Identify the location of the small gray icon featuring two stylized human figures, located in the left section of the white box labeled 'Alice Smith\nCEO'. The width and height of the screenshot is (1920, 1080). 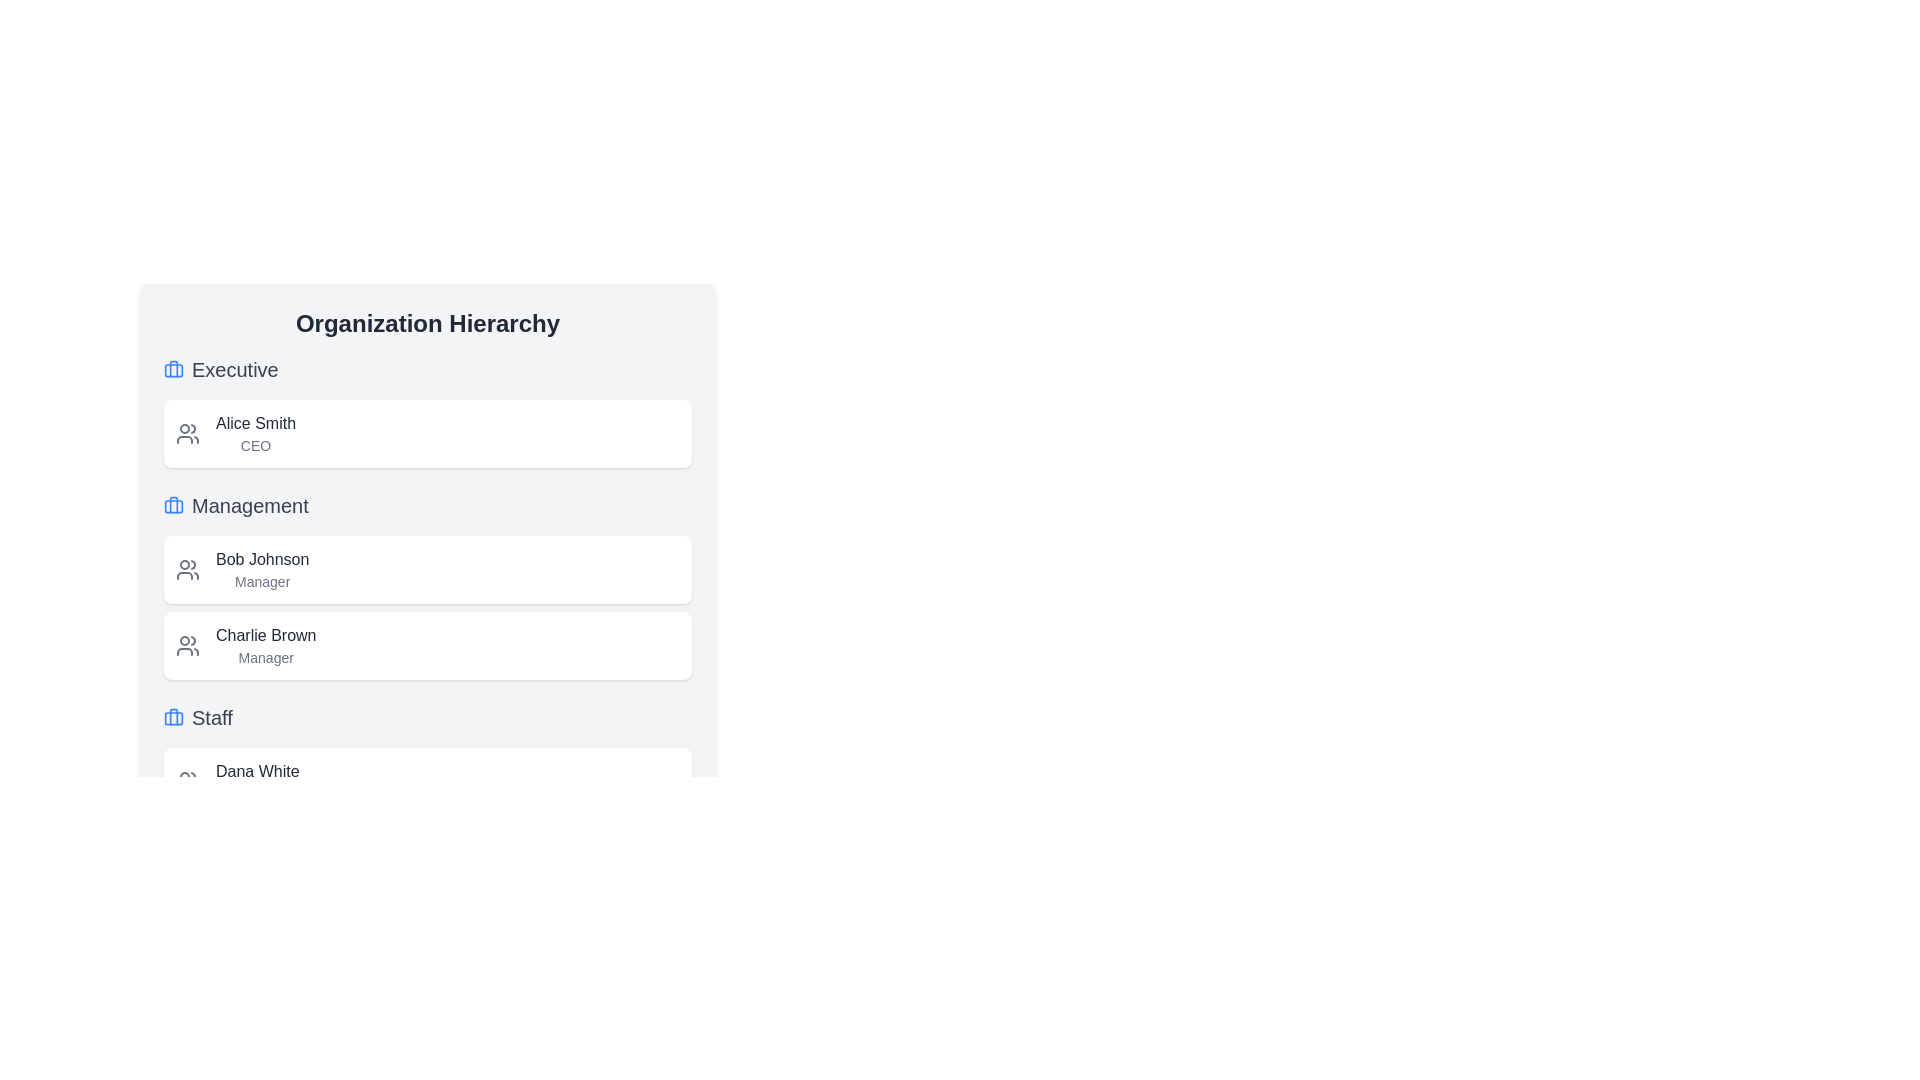
(187, 433).